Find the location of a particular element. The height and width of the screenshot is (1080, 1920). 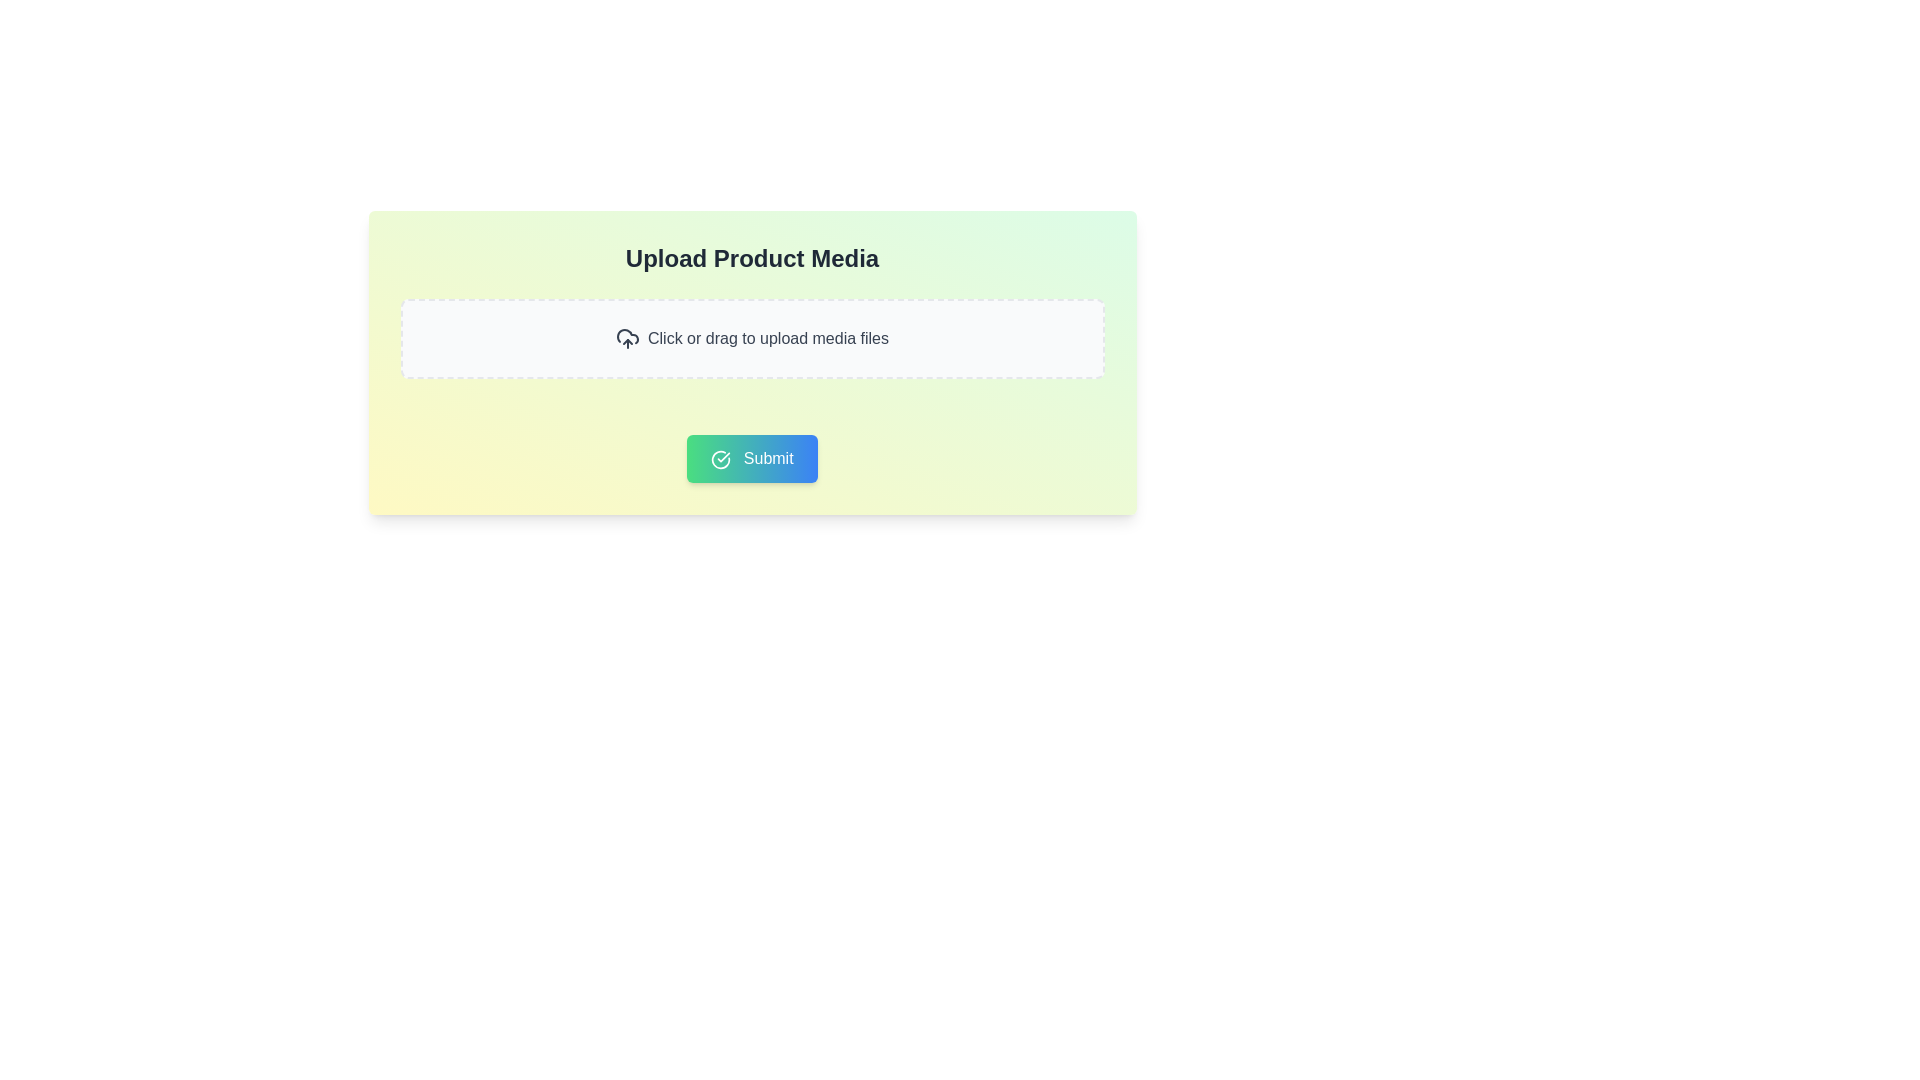

the submission button located centrally at the bottom of the light-colored card layout is located at coordinates (751, 459).